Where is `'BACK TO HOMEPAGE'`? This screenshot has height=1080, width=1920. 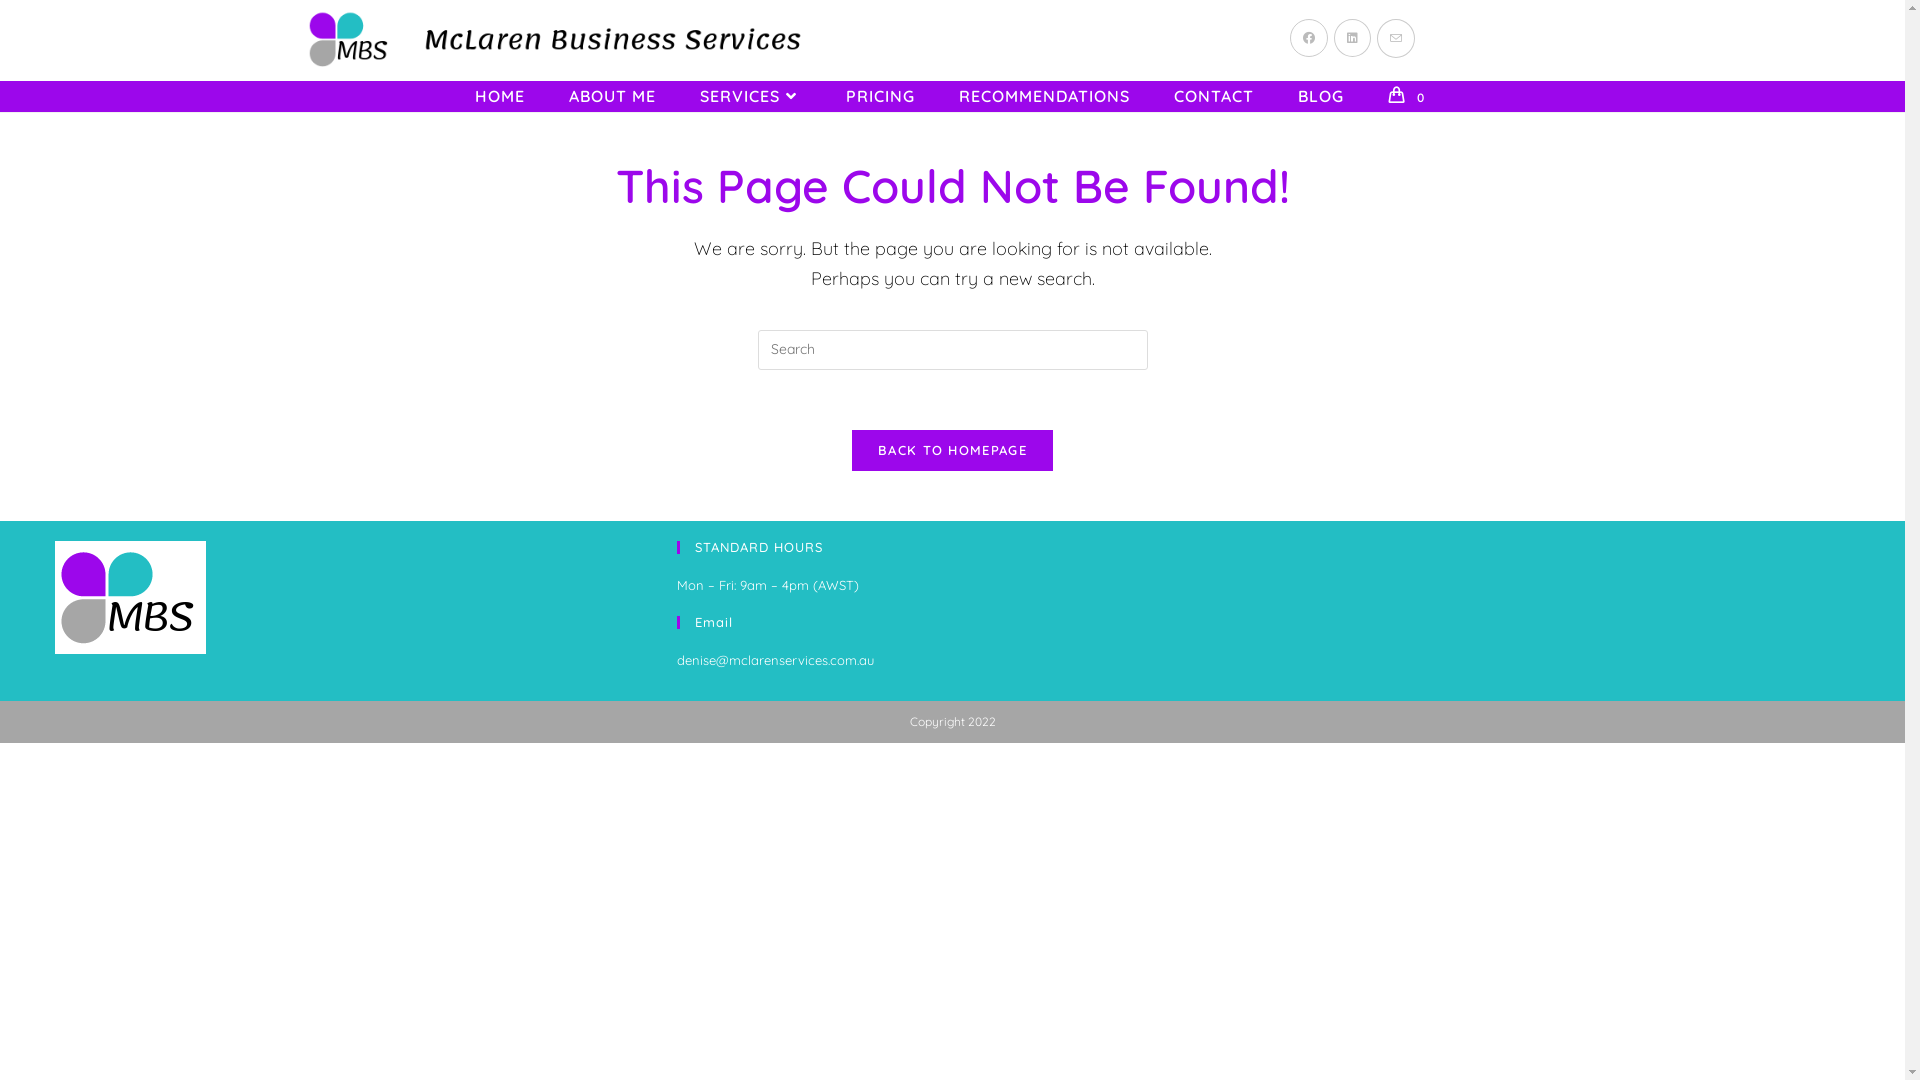 'BACK TO HOMEPAGE' is located at coordinates (951, 450).